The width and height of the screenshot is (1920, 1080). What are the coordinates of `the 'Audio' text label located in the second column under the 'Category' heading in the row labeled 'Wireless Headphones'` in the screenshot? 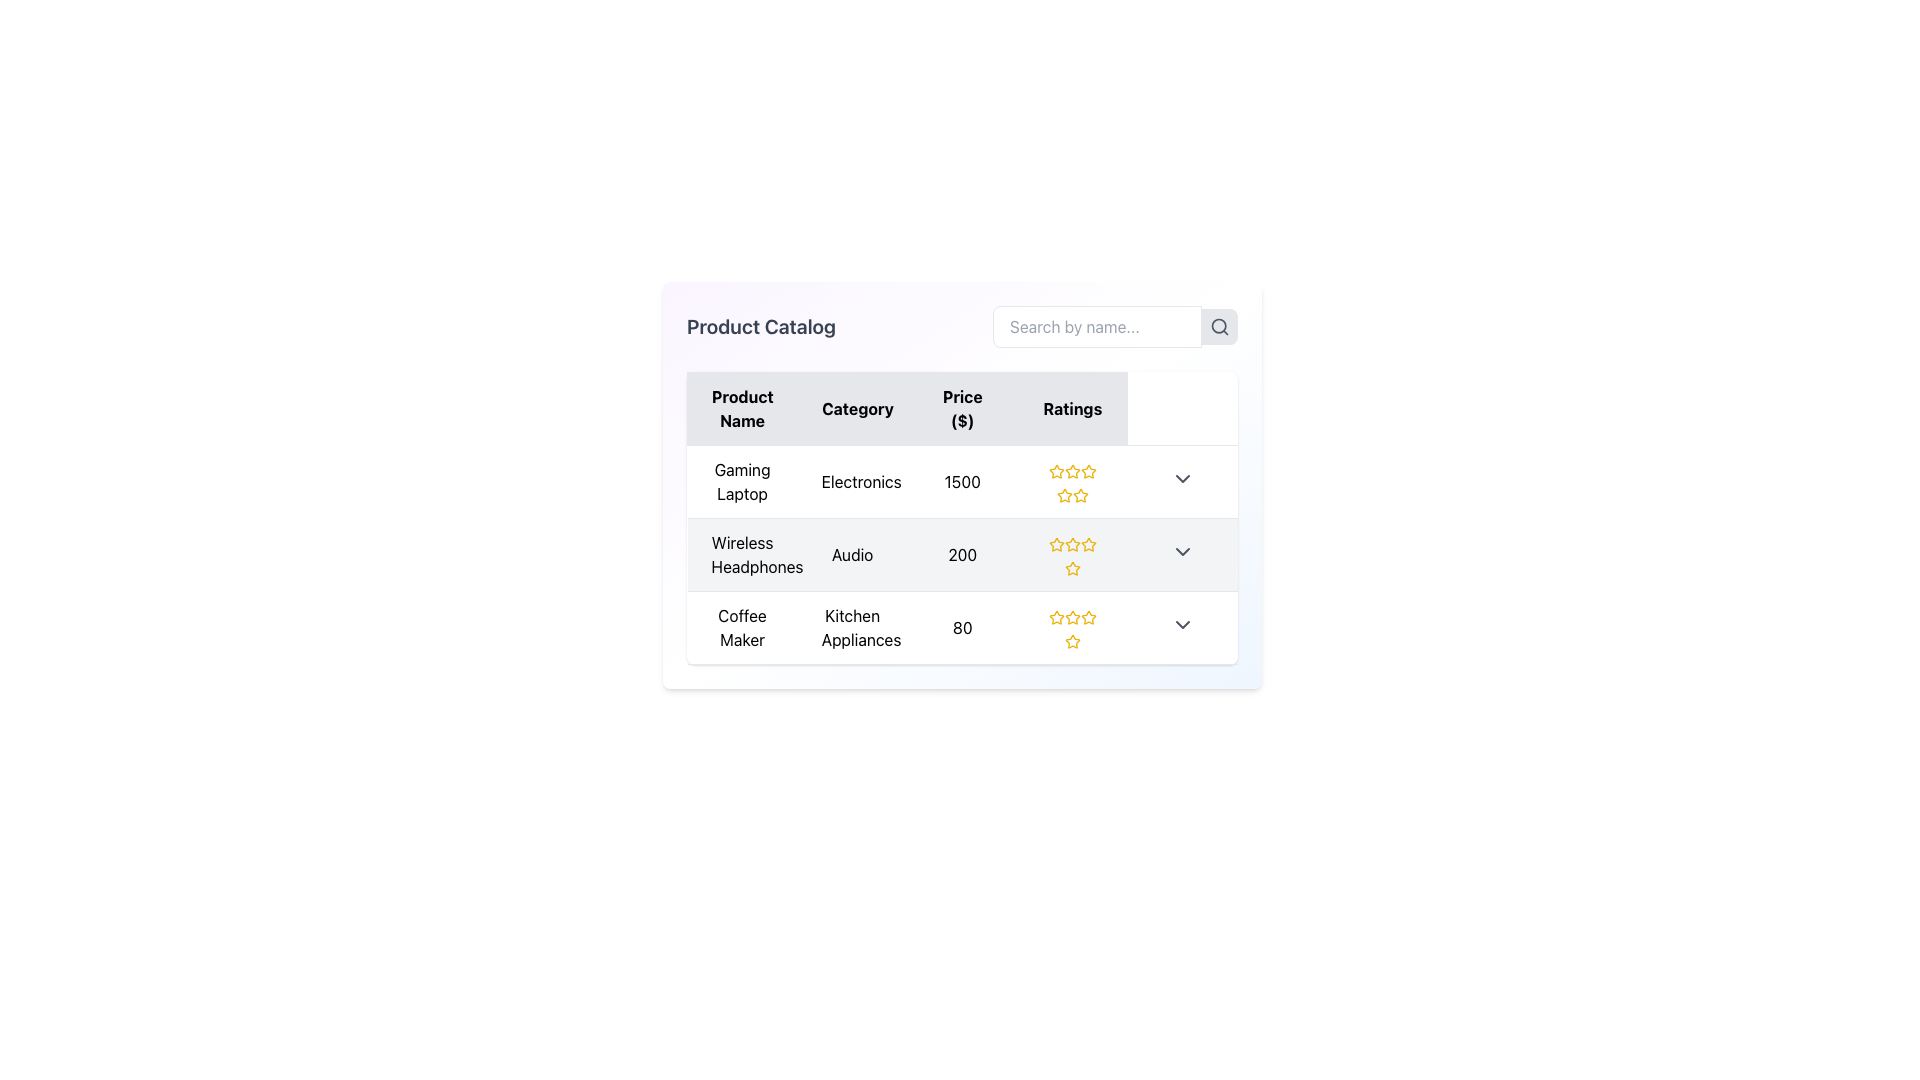 It's located at (852, 555).